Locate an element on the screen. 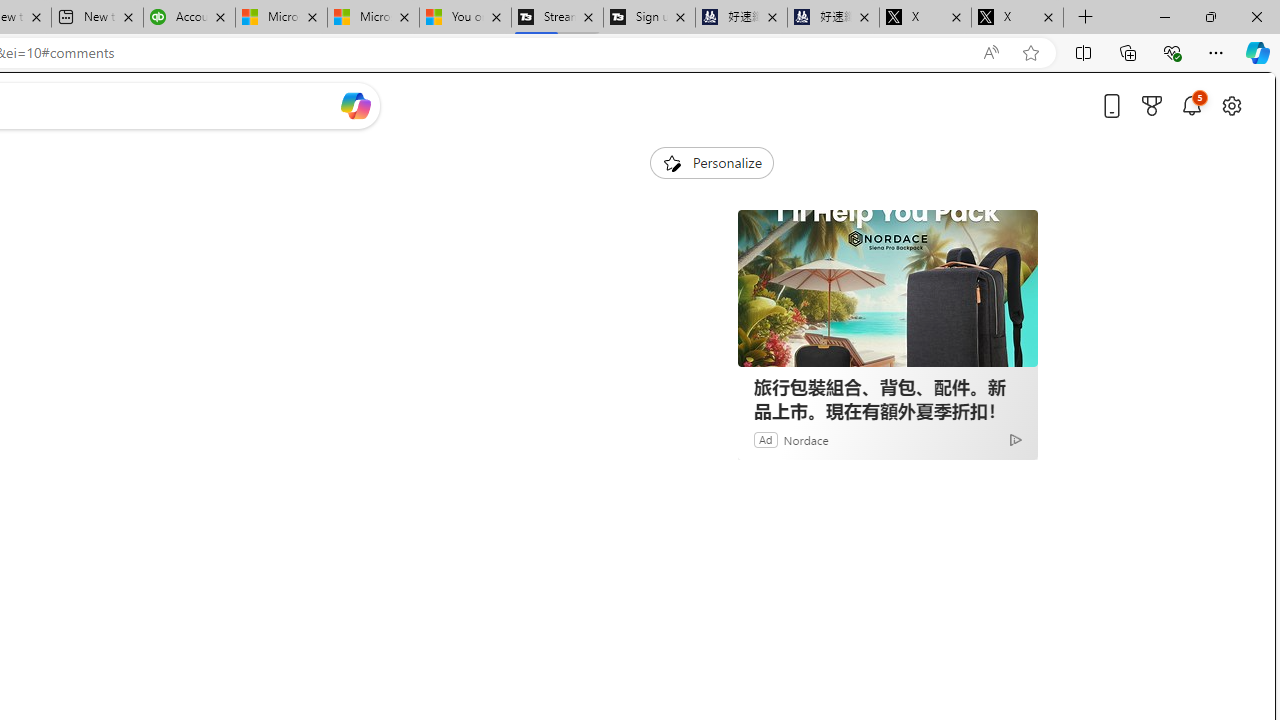 This screenshot has width=1280, height=720. 'Personalize' is located at coordinates (711, 162).